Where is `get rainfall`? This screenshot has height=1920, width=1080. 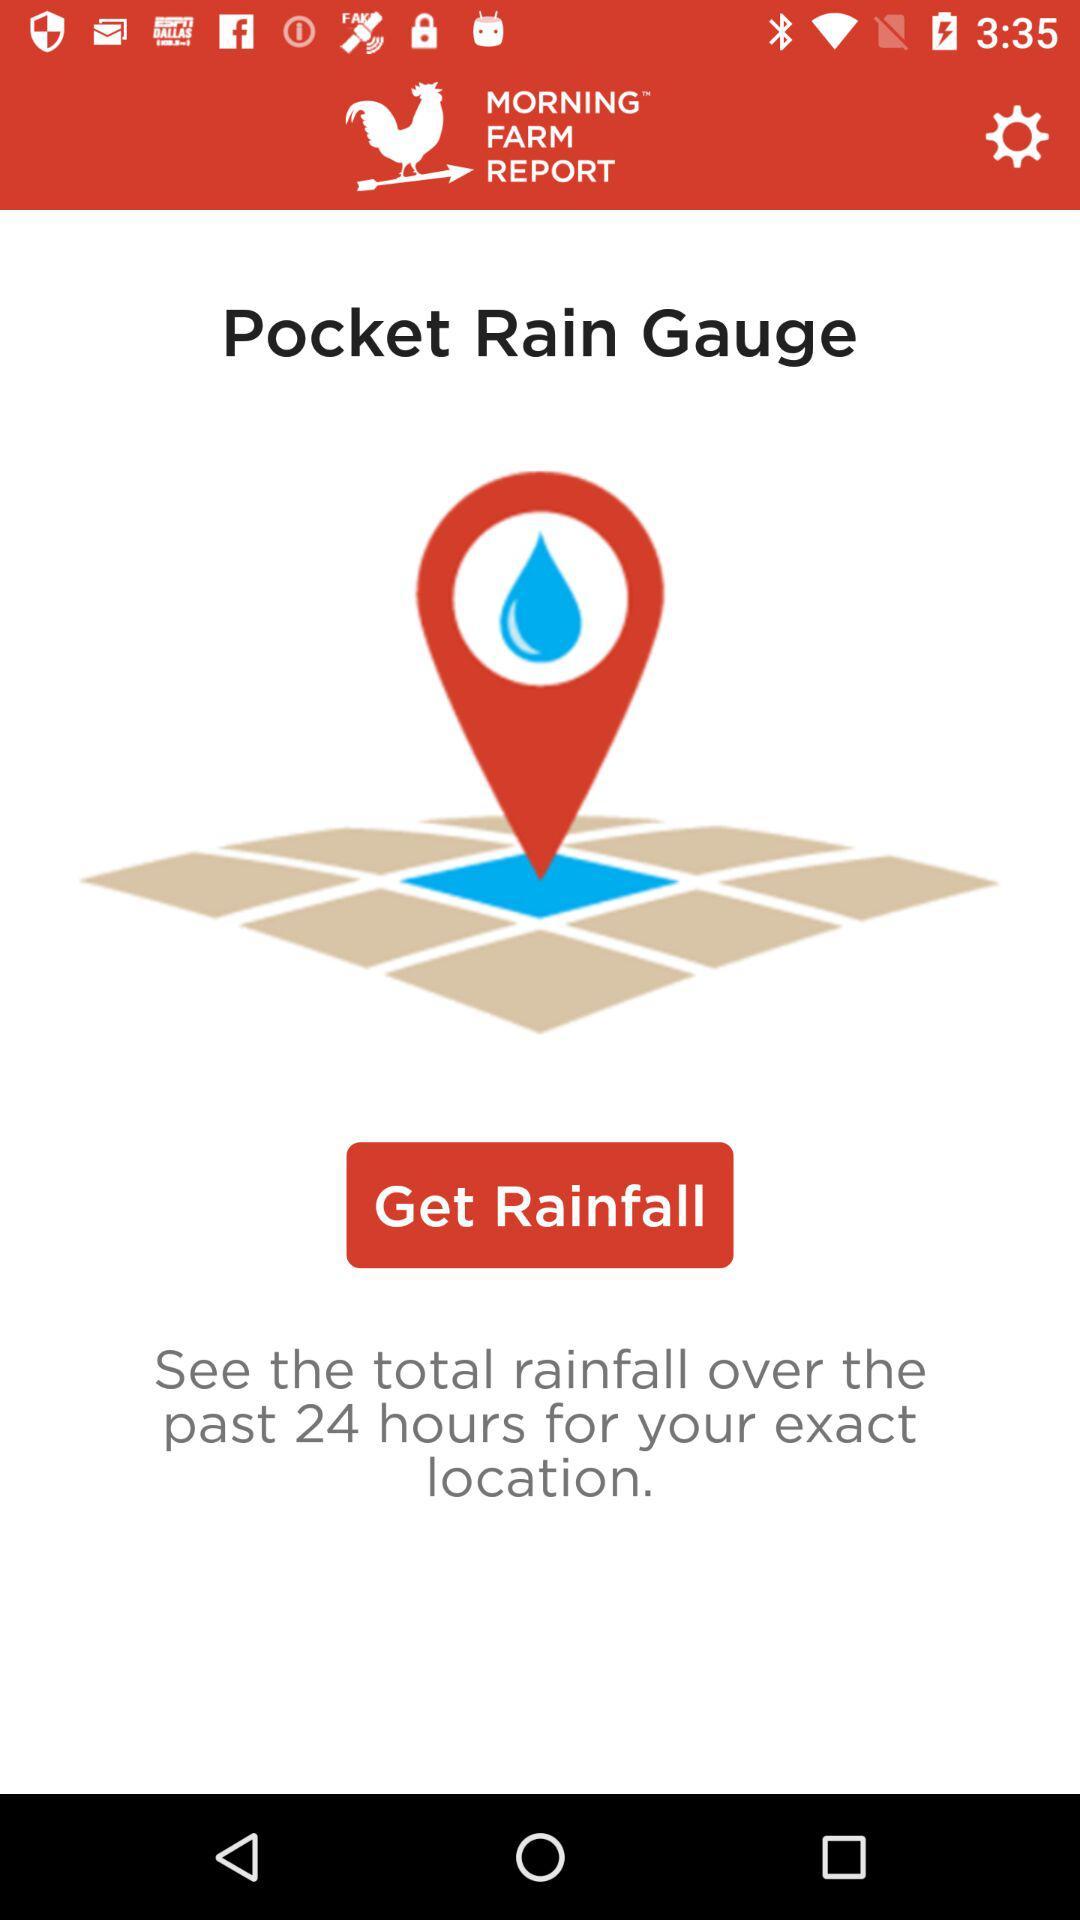 get rainfall is located at coordinates (540, 1204).